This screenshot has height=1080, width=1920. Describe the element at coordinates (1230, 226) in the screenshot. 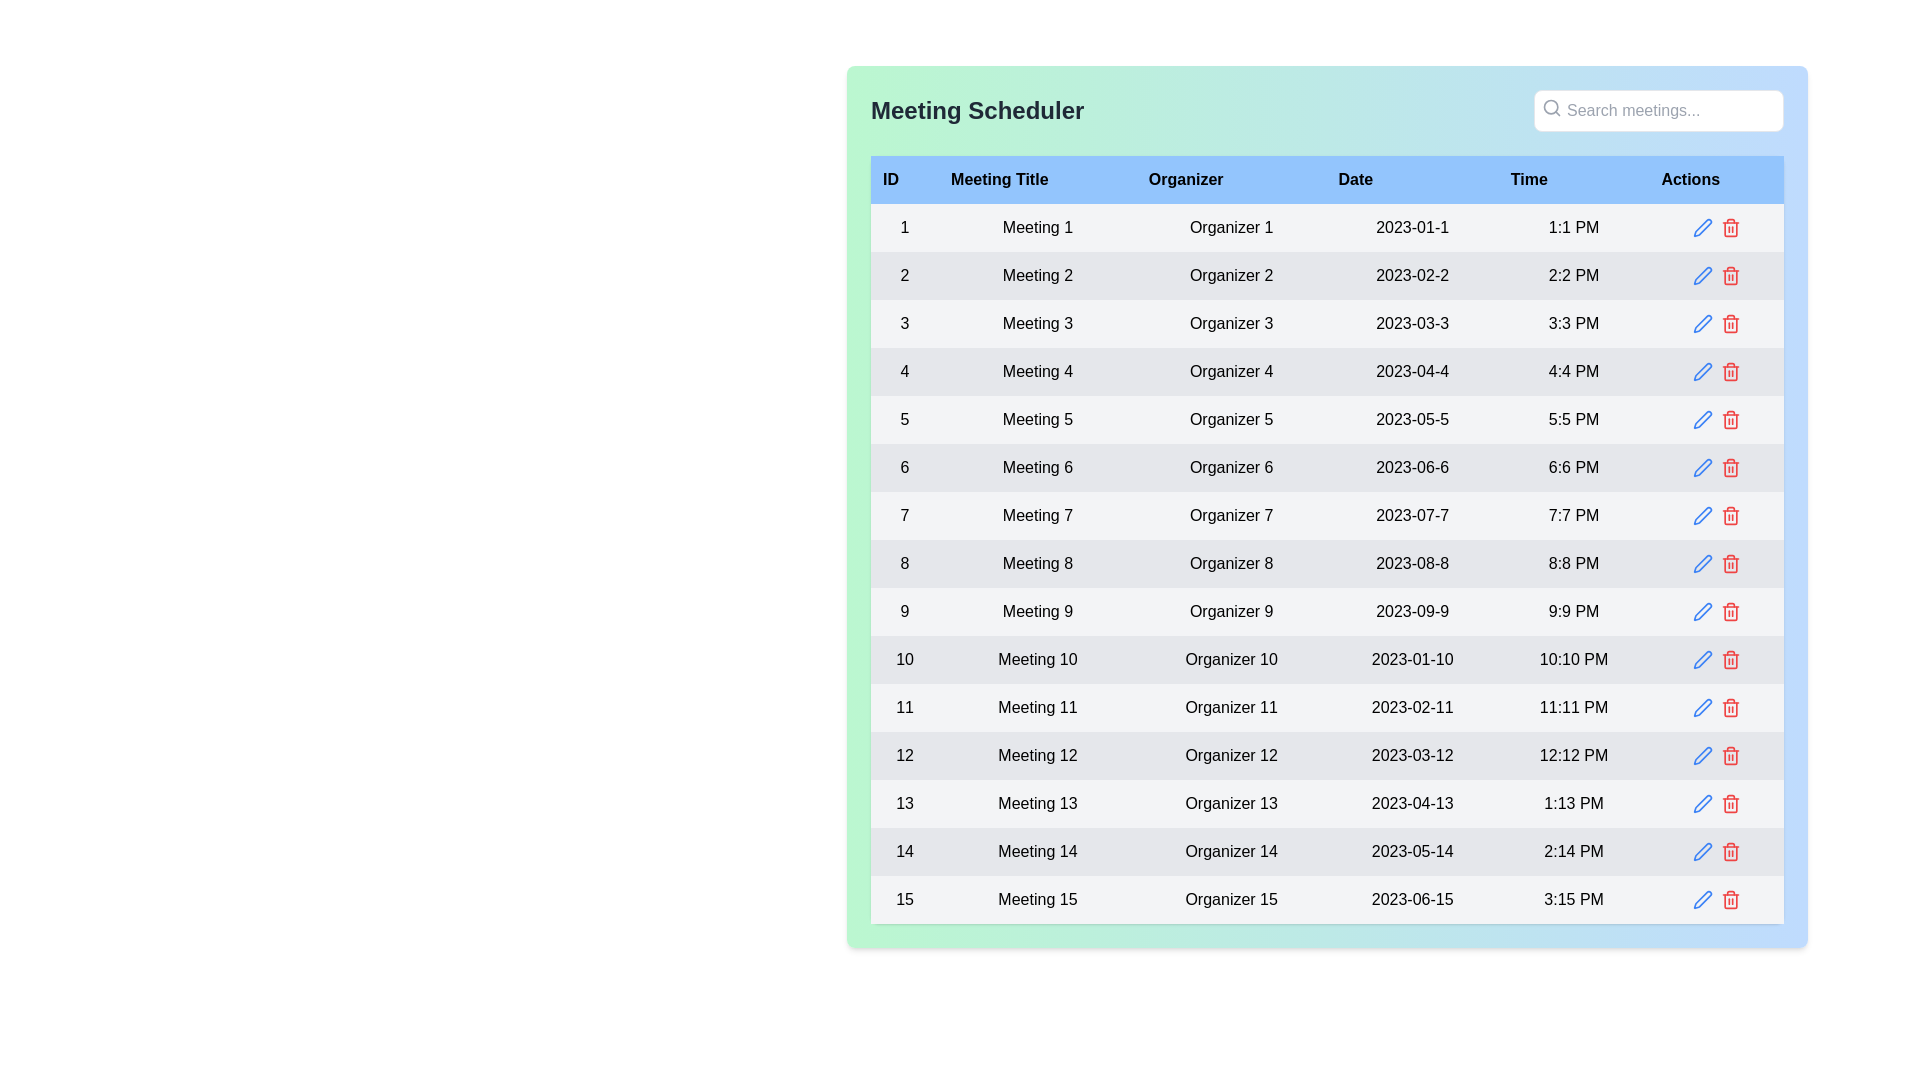

I see `text from the text label that displays the organizer's name in the third column of the first row under the 'Organizer' header` at that location.